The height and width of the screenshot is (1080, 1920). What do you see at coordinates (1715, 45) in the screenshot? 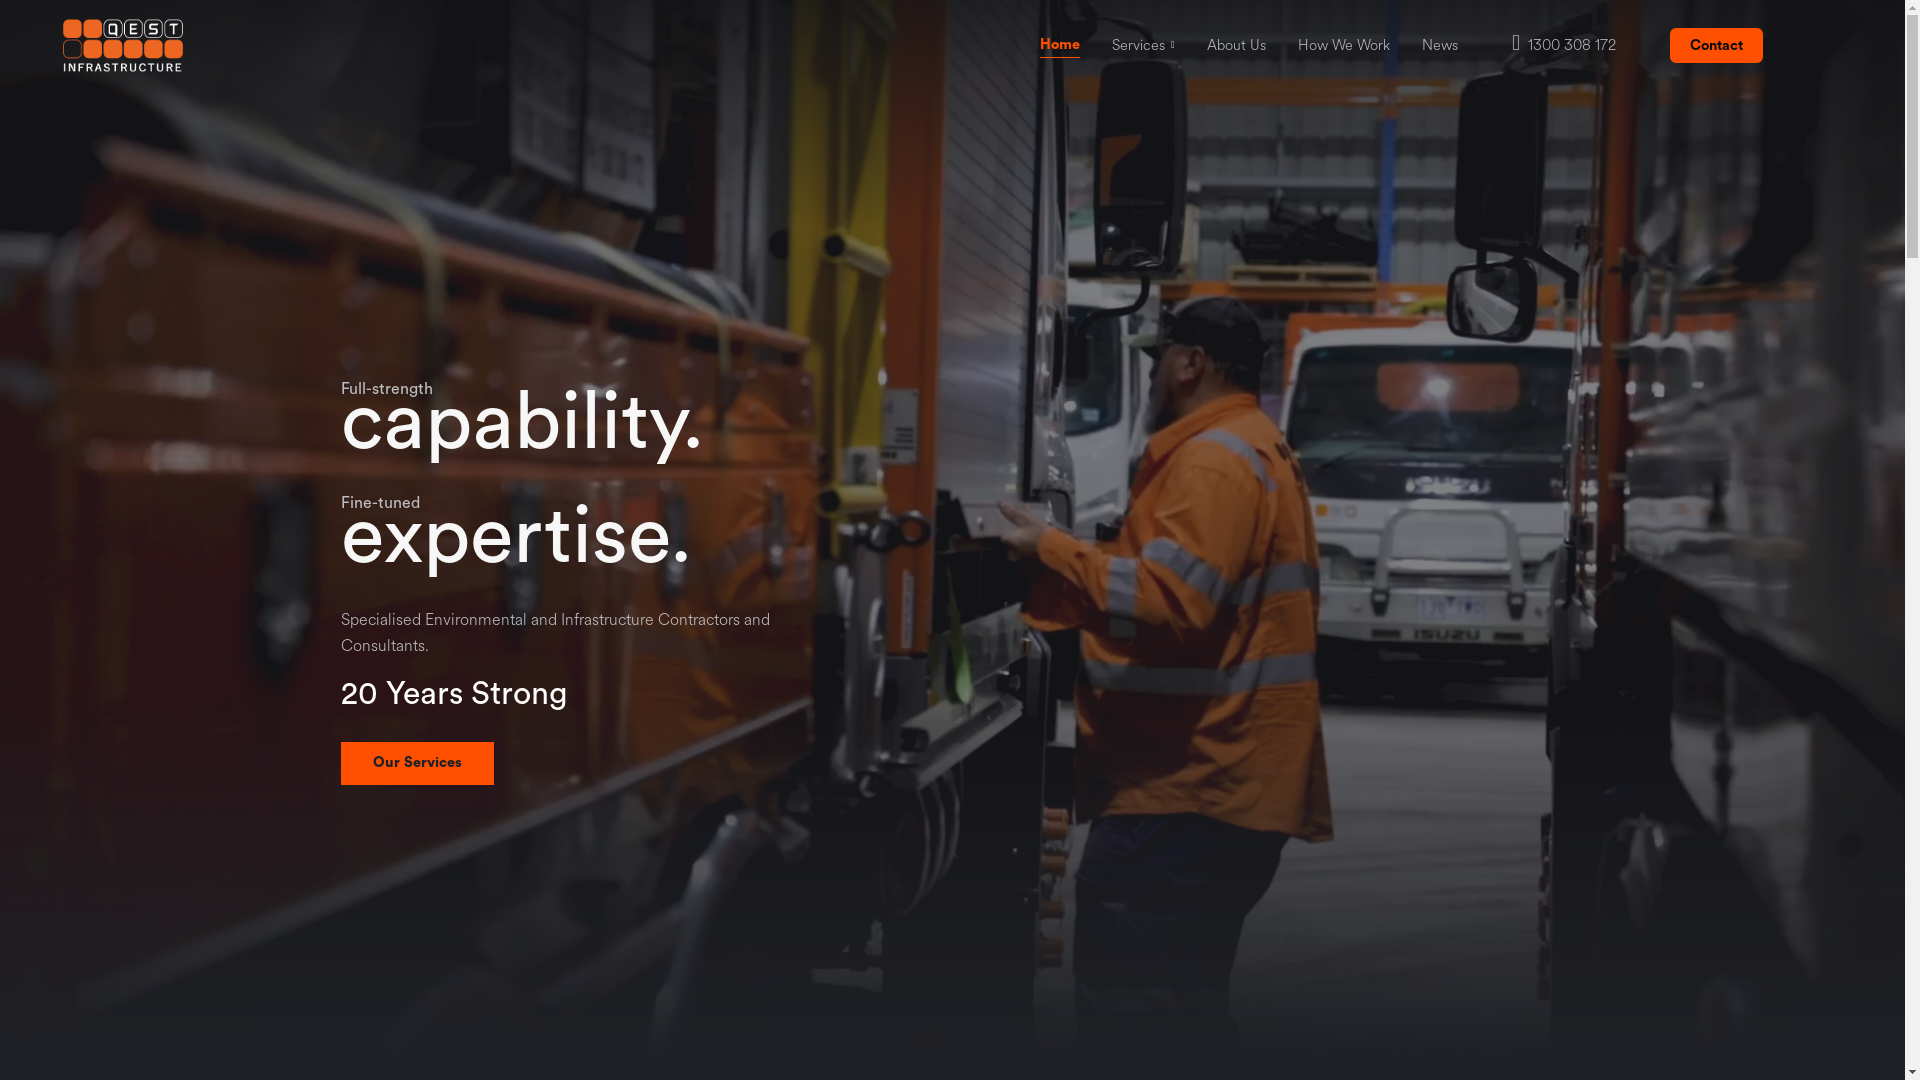
I see `'Contact'` at bounding box center [1715, 45].